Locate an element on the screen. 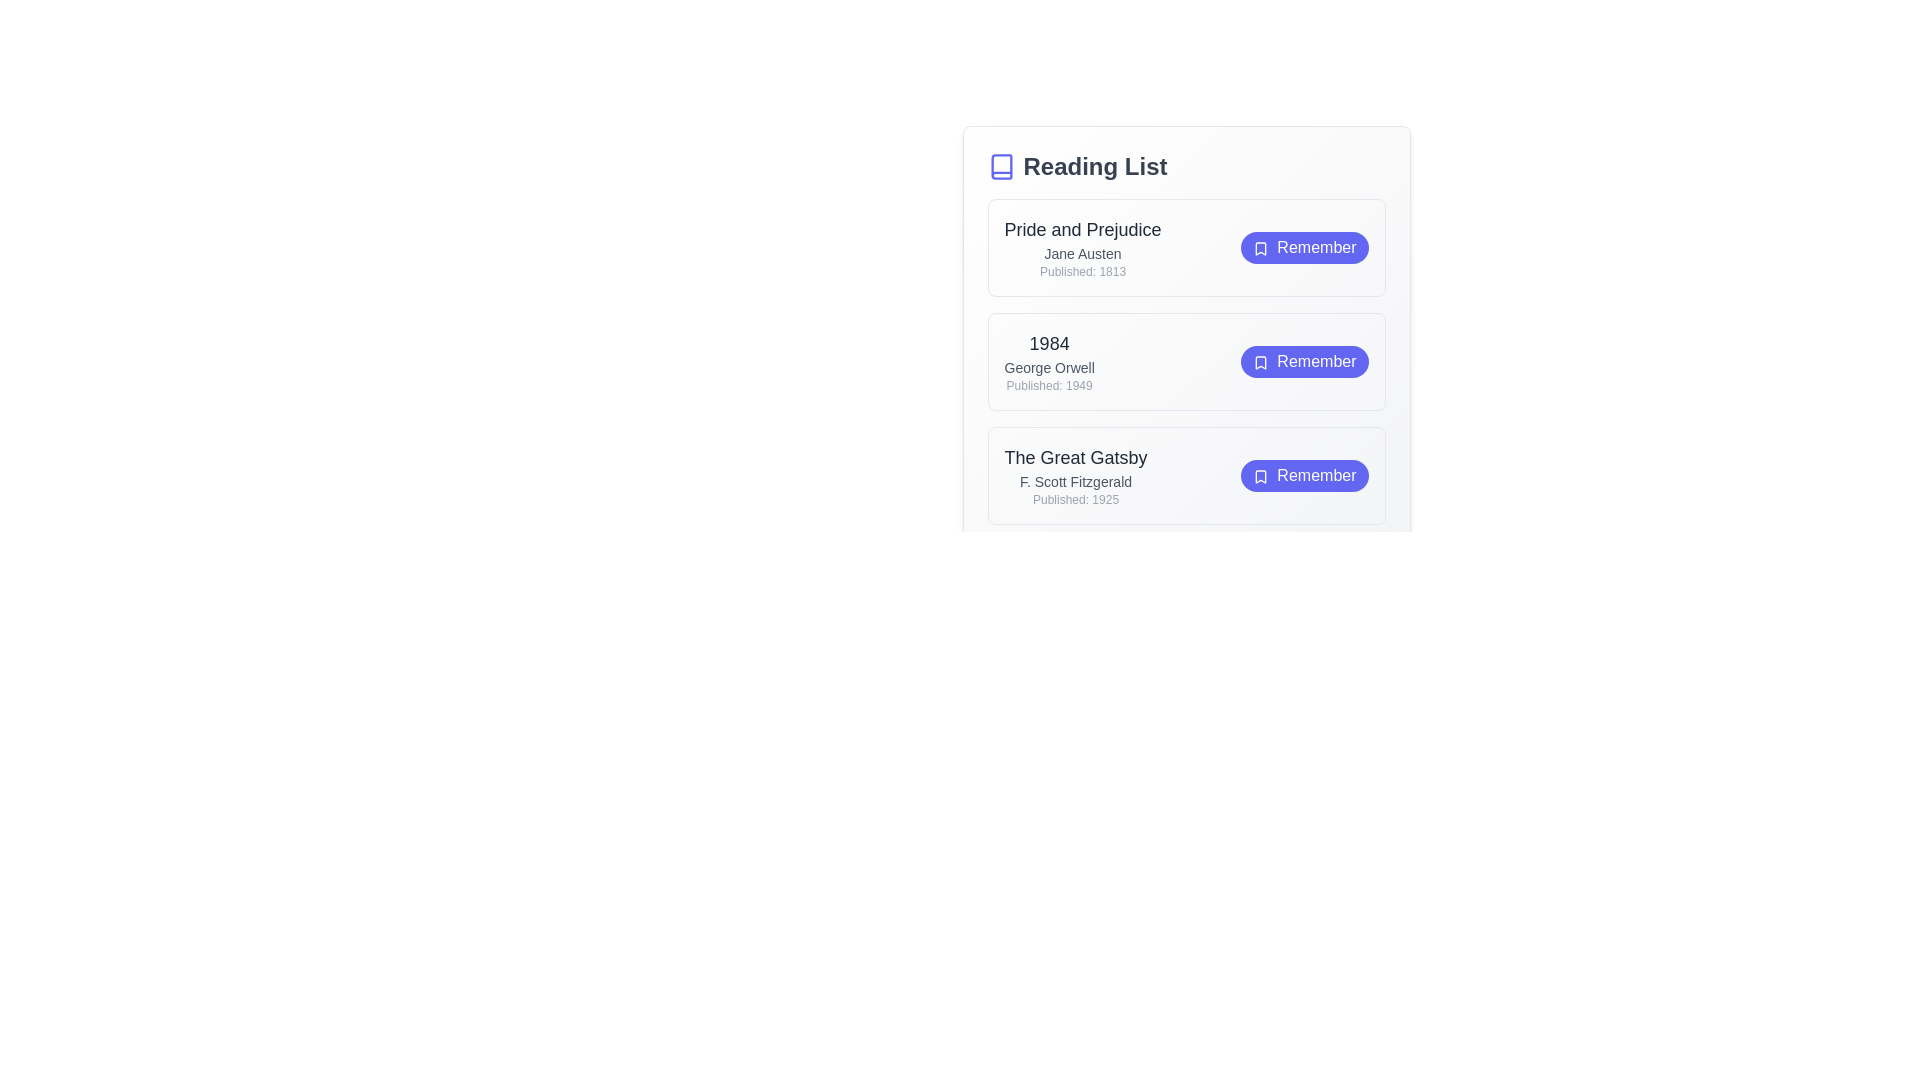 The width and height of the screenshot is (1920, 1080). the 'Remember' button for the book titled 'Pride and Prejudice' is located at coordinates (1304, 246).